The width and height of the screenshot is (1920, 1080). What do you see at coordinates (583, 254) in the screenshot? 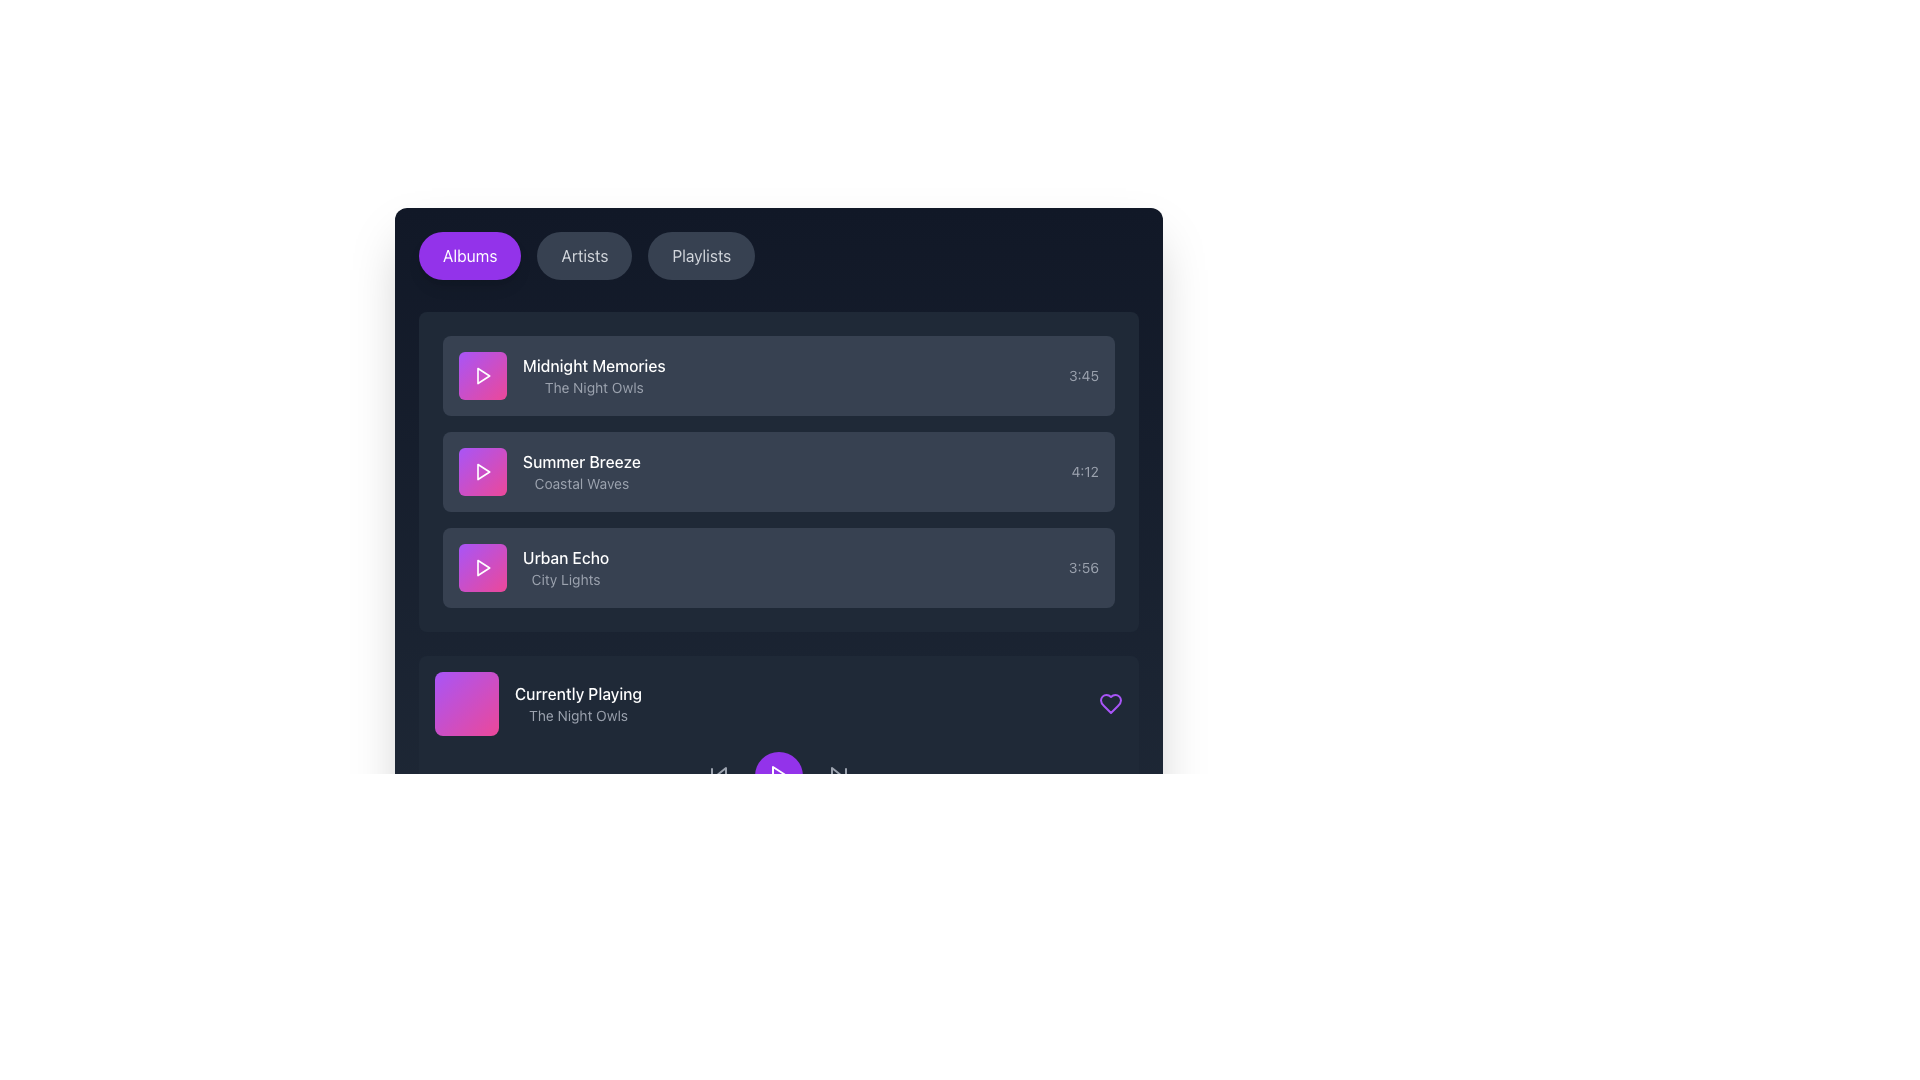
I see `the 'Artists' button in the navigation bar` at bounding box center [583, 254].